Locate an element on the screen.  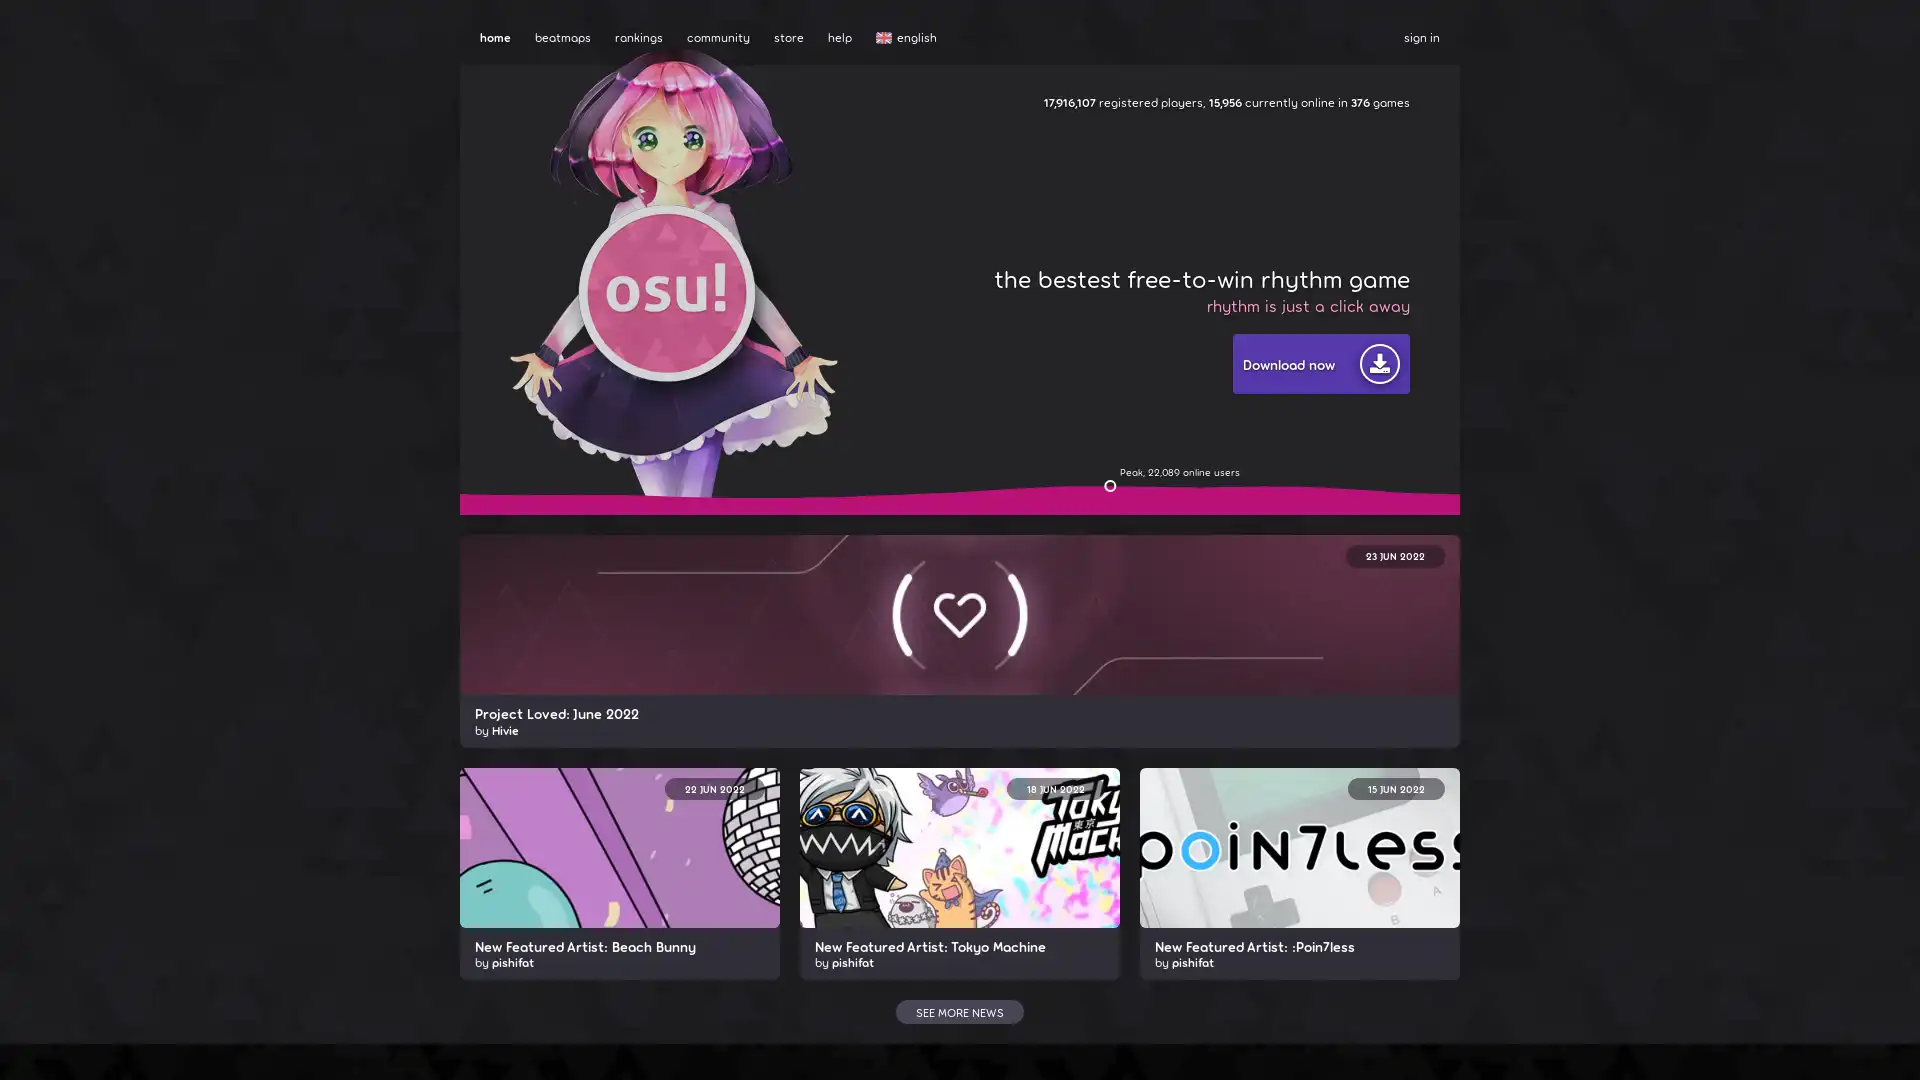
nederlands is located at coordinates (935, 472).